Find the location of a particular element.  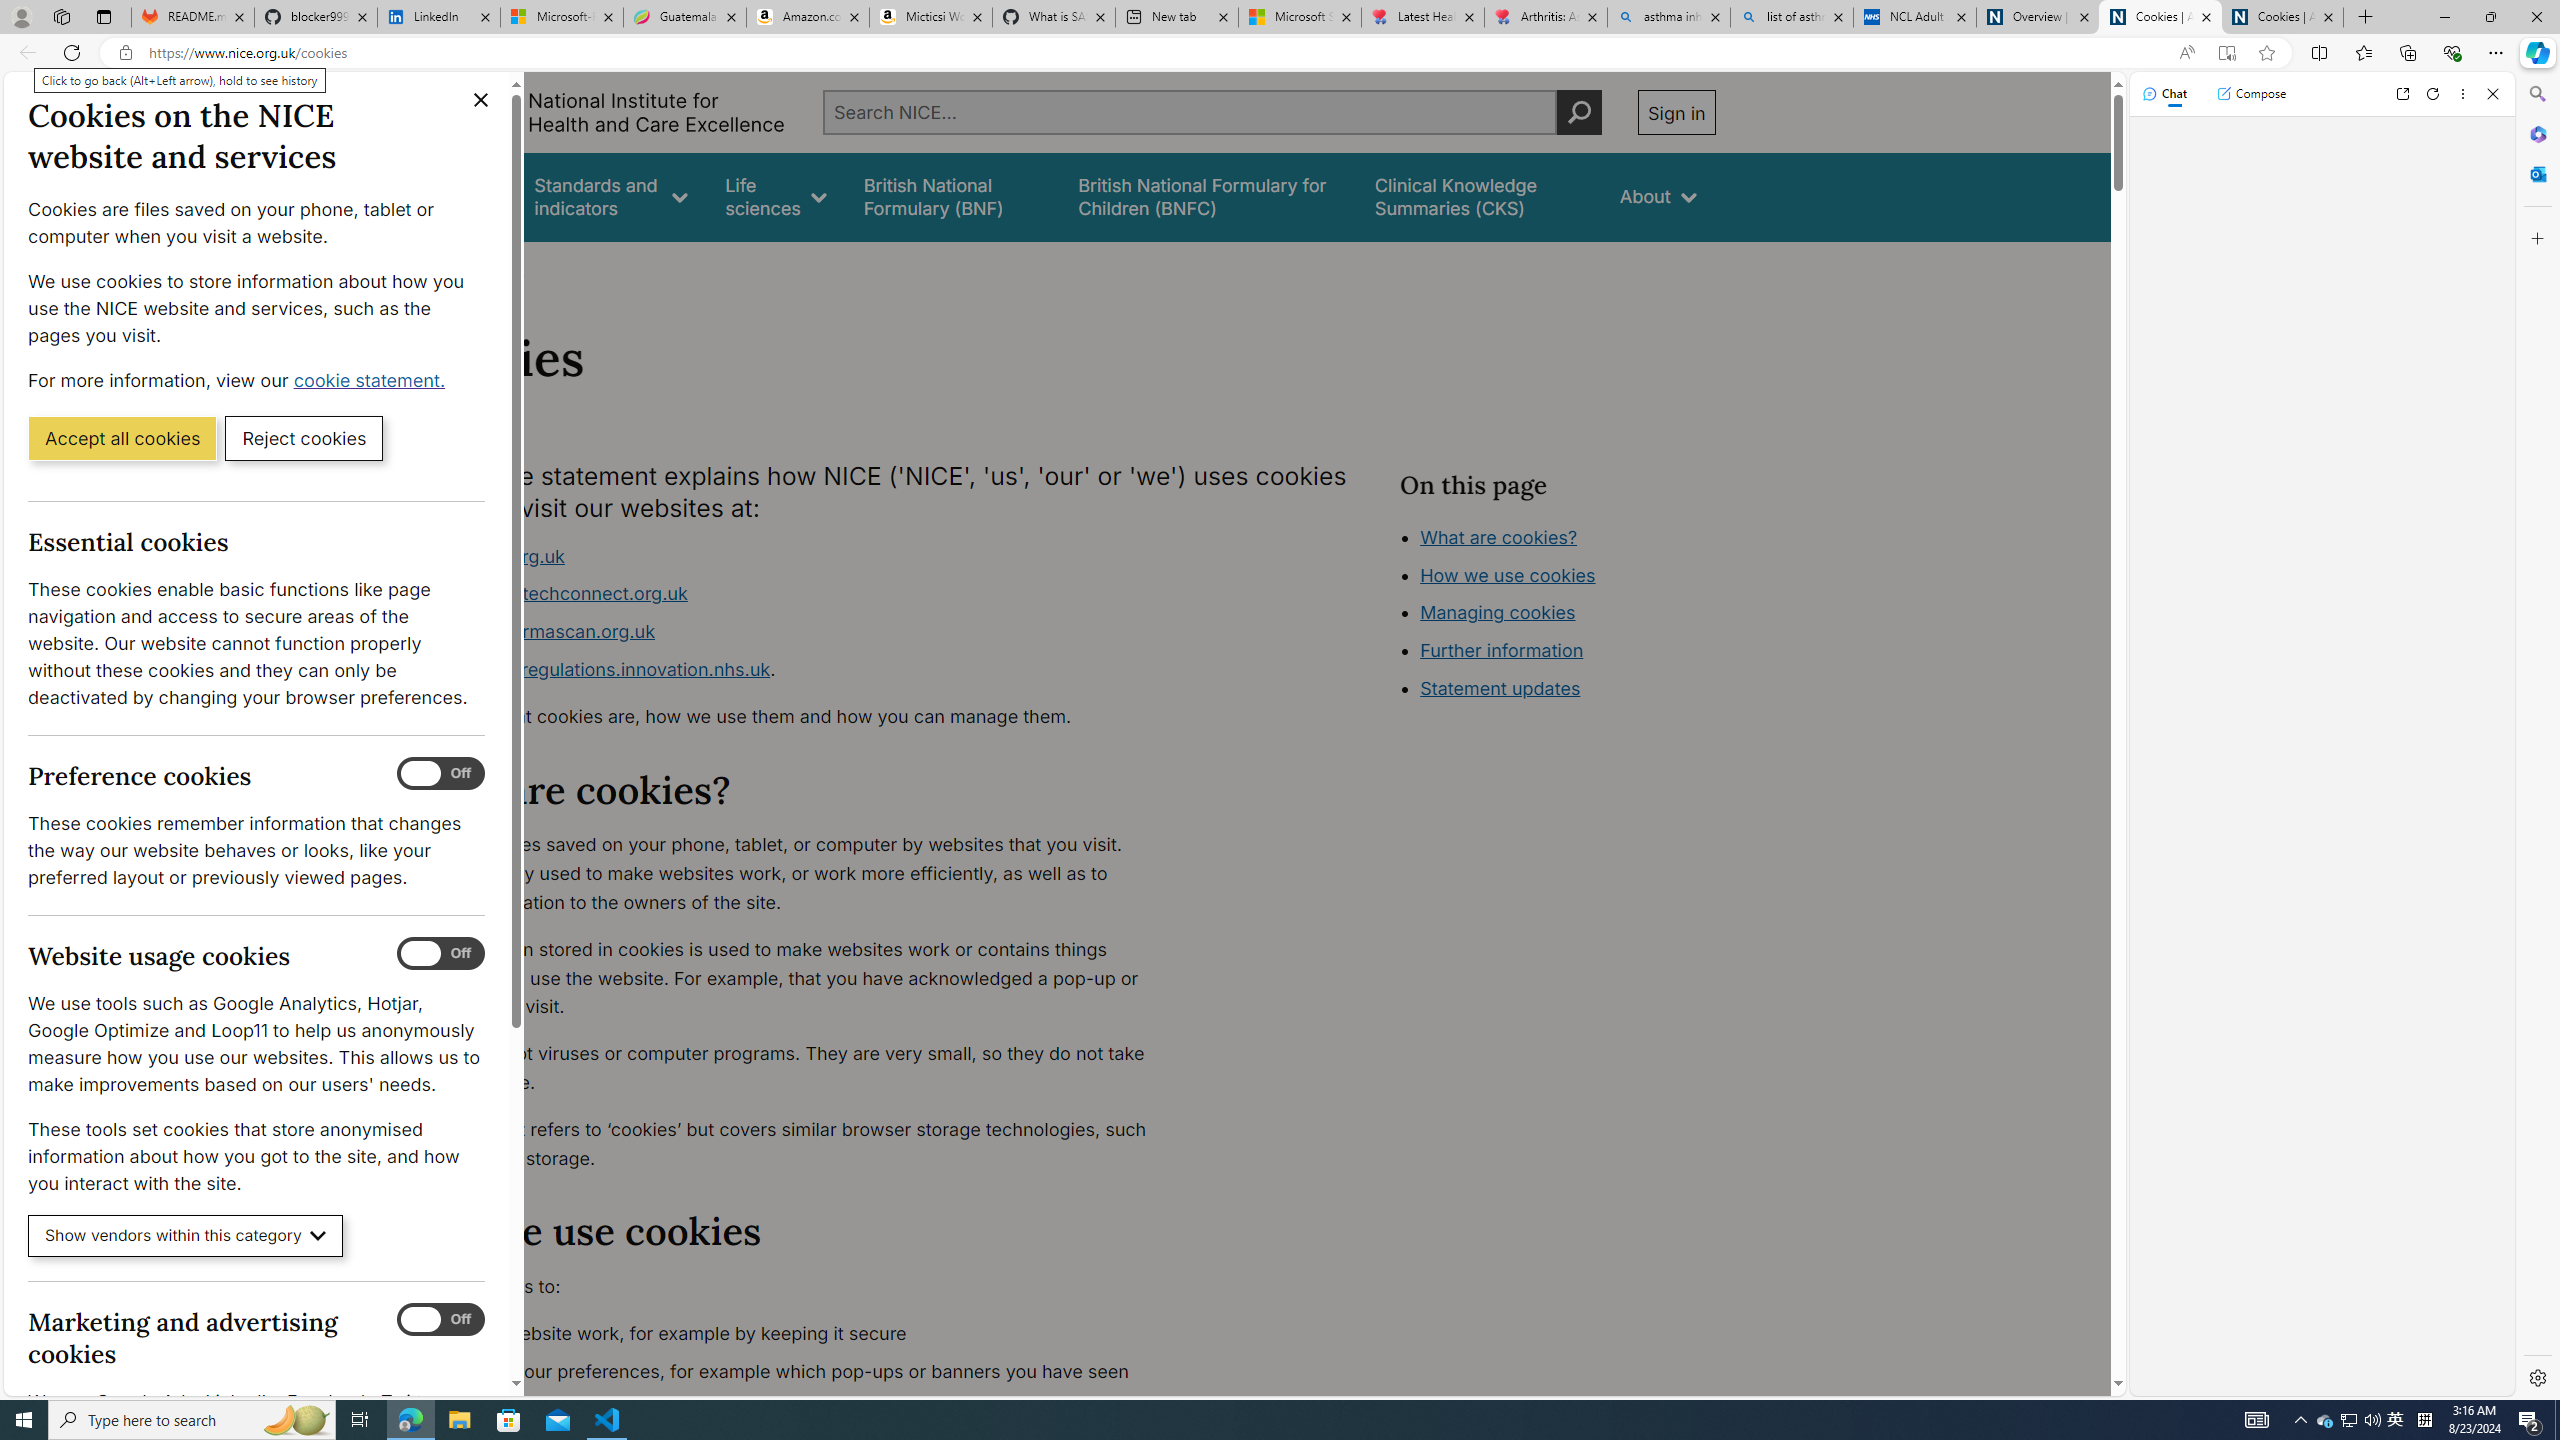

'www.healthtechconnect.org.uk' is located at coordinates (554, 593).